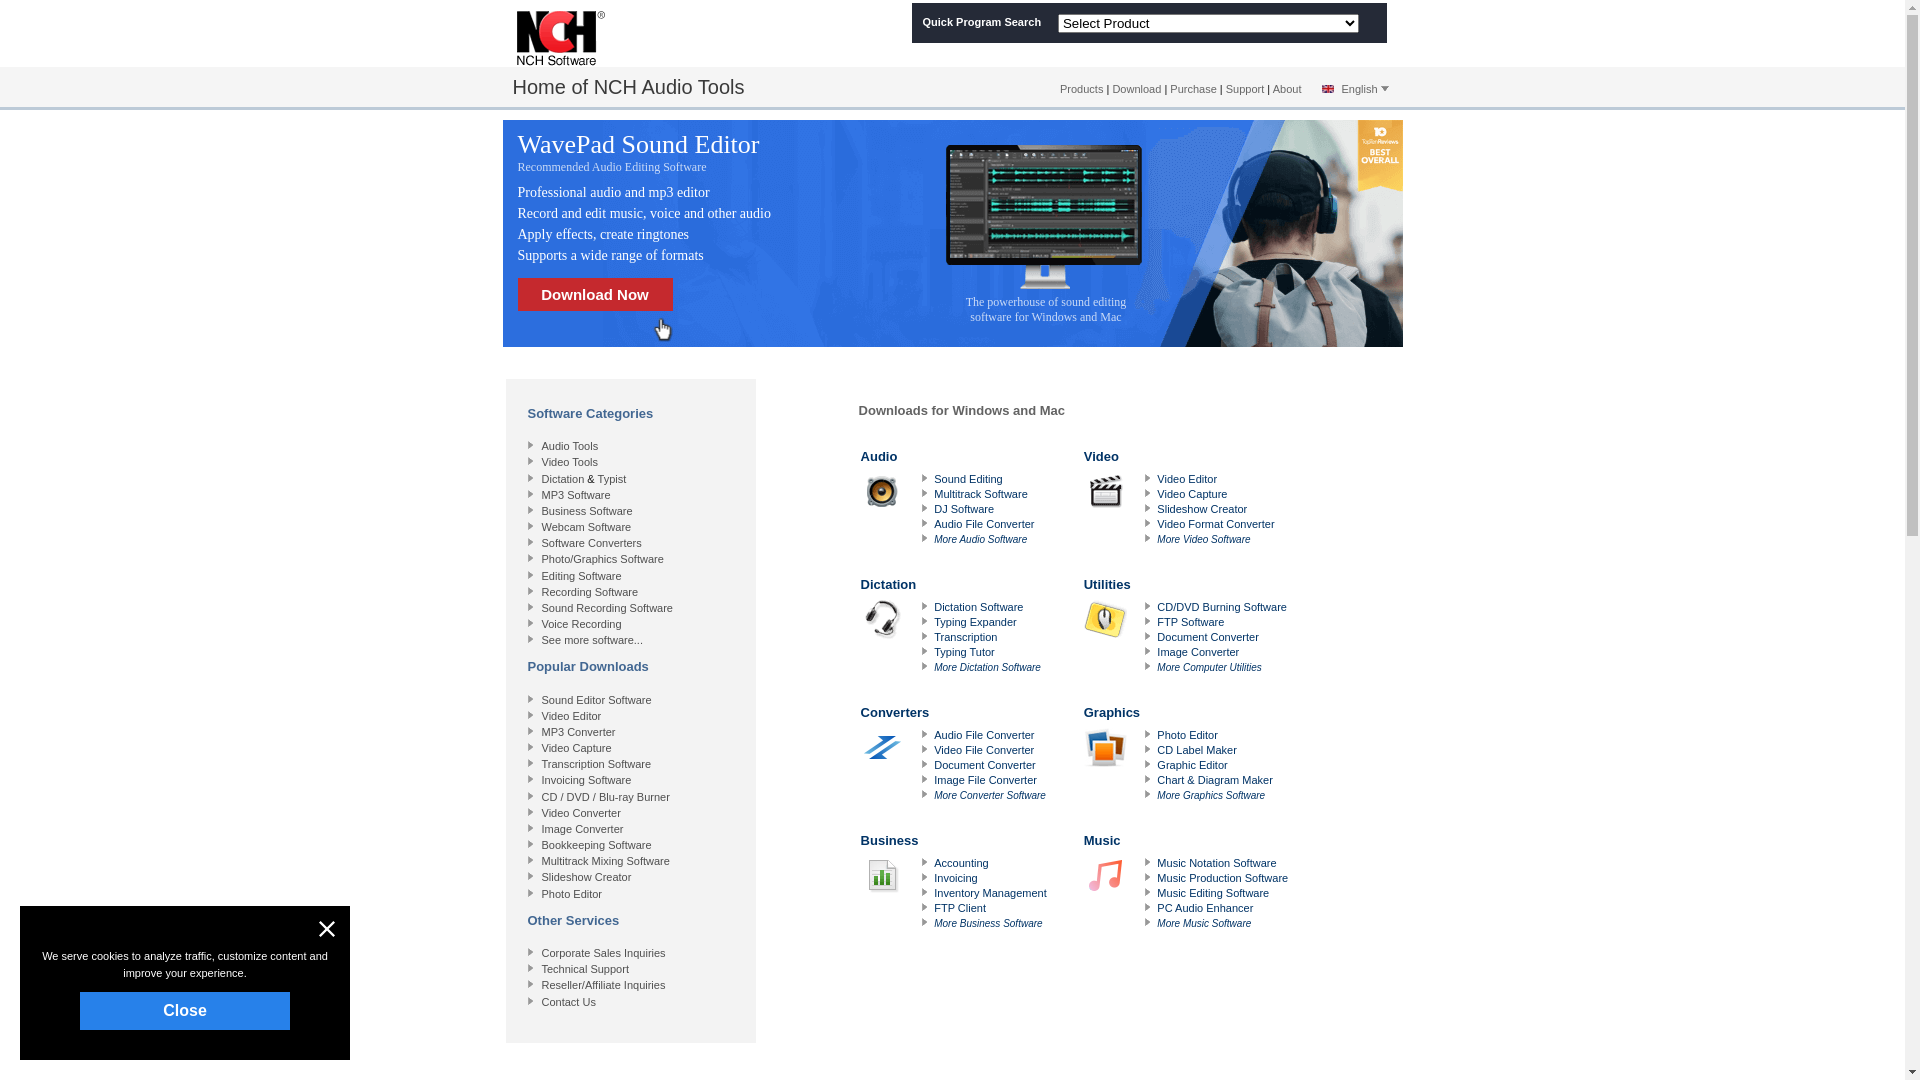 This screenshot has width=1920, height=1080. What do you see at coordinates (584, 967) in the screenshot?
I see `'Technical Support'` at bounding box center [584, 967].